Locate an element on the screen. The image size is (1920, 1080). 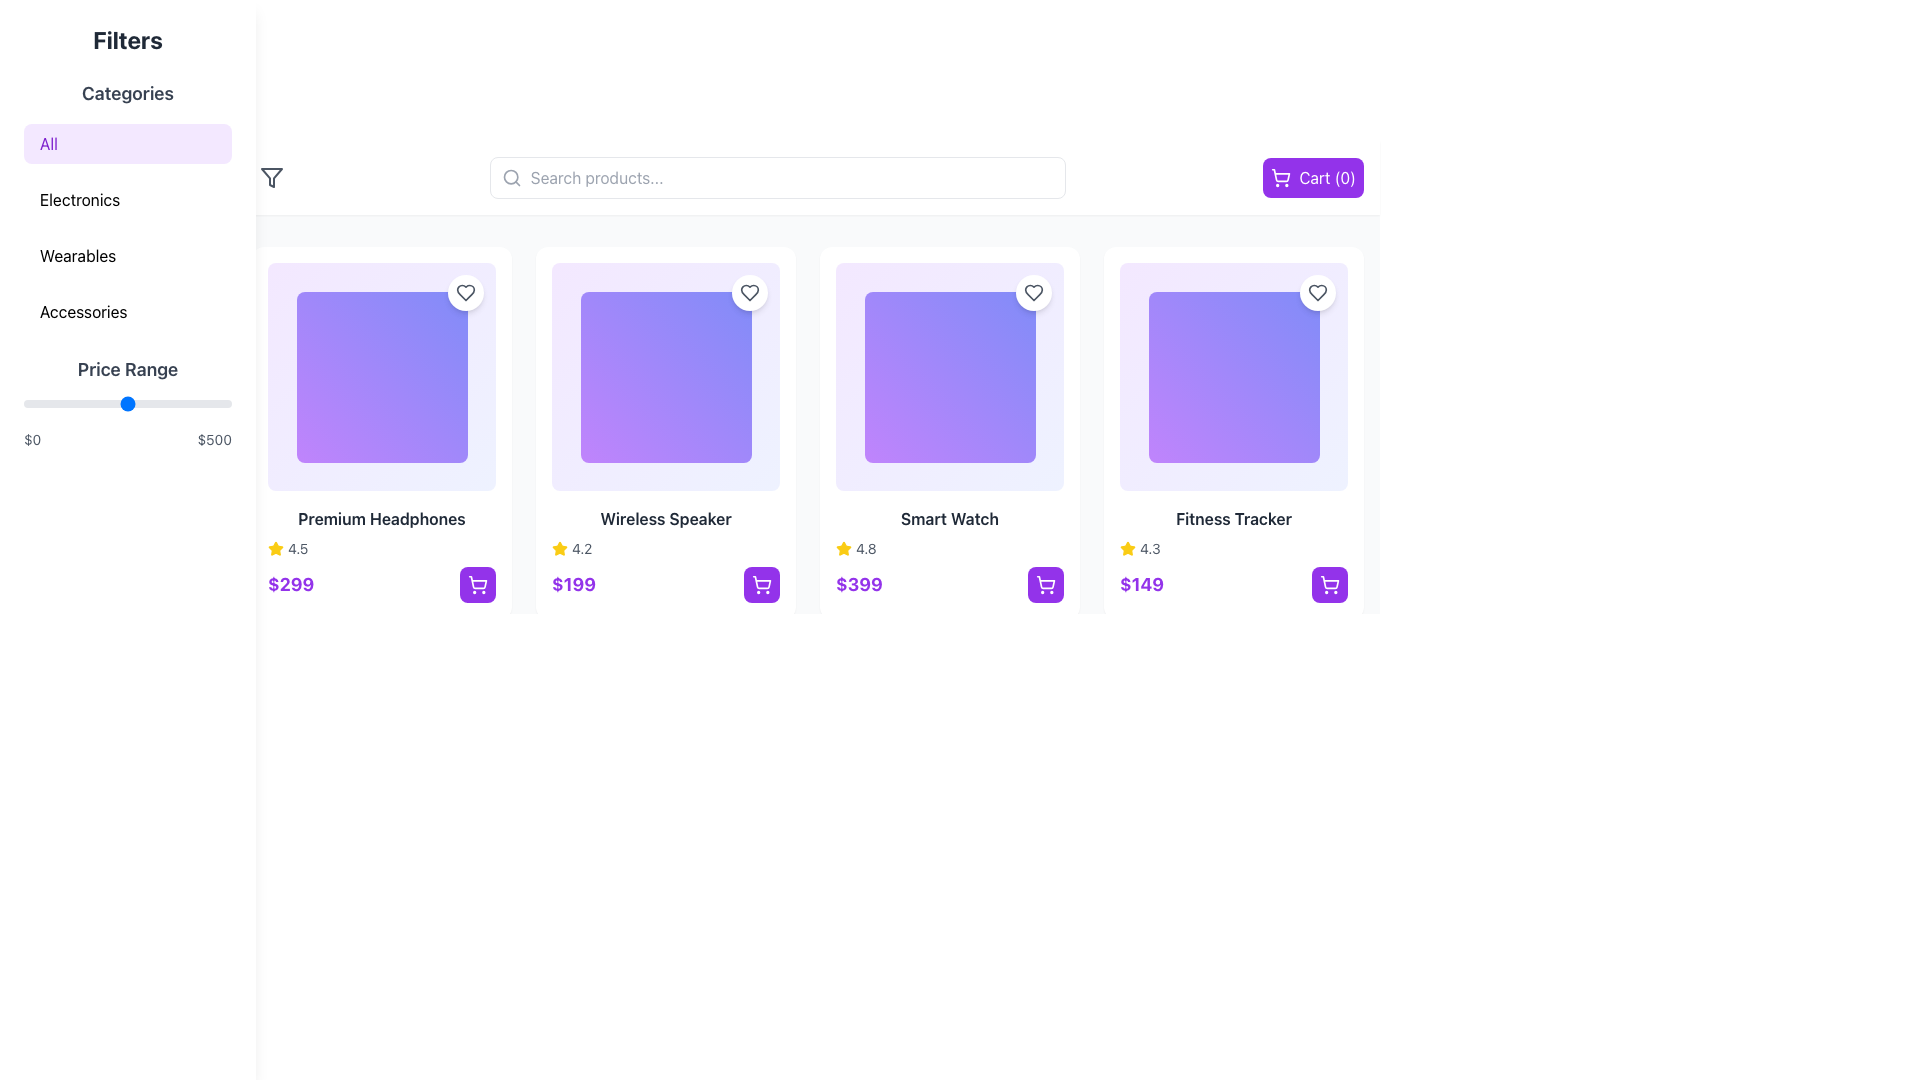
an option in the 'Categories' vertical list located in the left sidebar is located at coordinates (127, 205).